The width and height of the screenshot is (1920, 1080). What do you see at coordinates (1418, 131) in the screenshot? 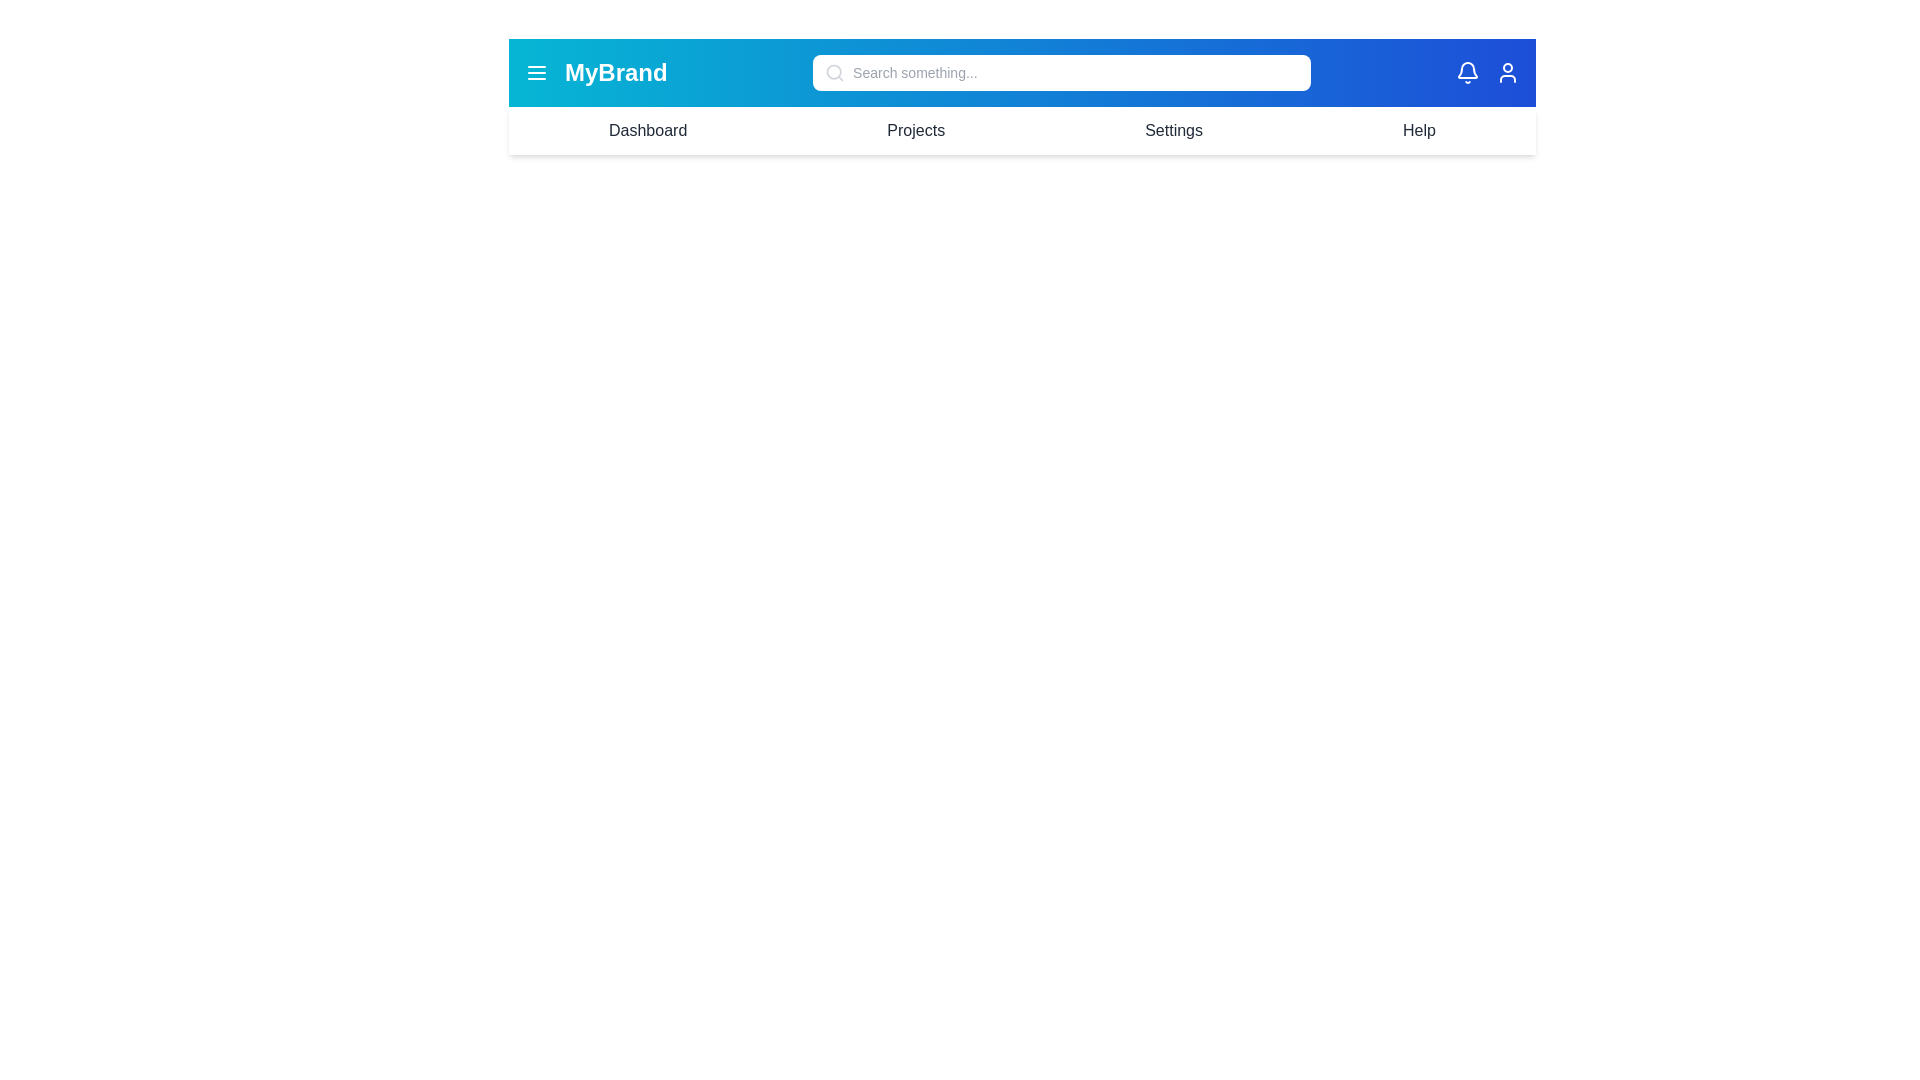
I see `the menu item Help` at bounding box center [1418, 131].